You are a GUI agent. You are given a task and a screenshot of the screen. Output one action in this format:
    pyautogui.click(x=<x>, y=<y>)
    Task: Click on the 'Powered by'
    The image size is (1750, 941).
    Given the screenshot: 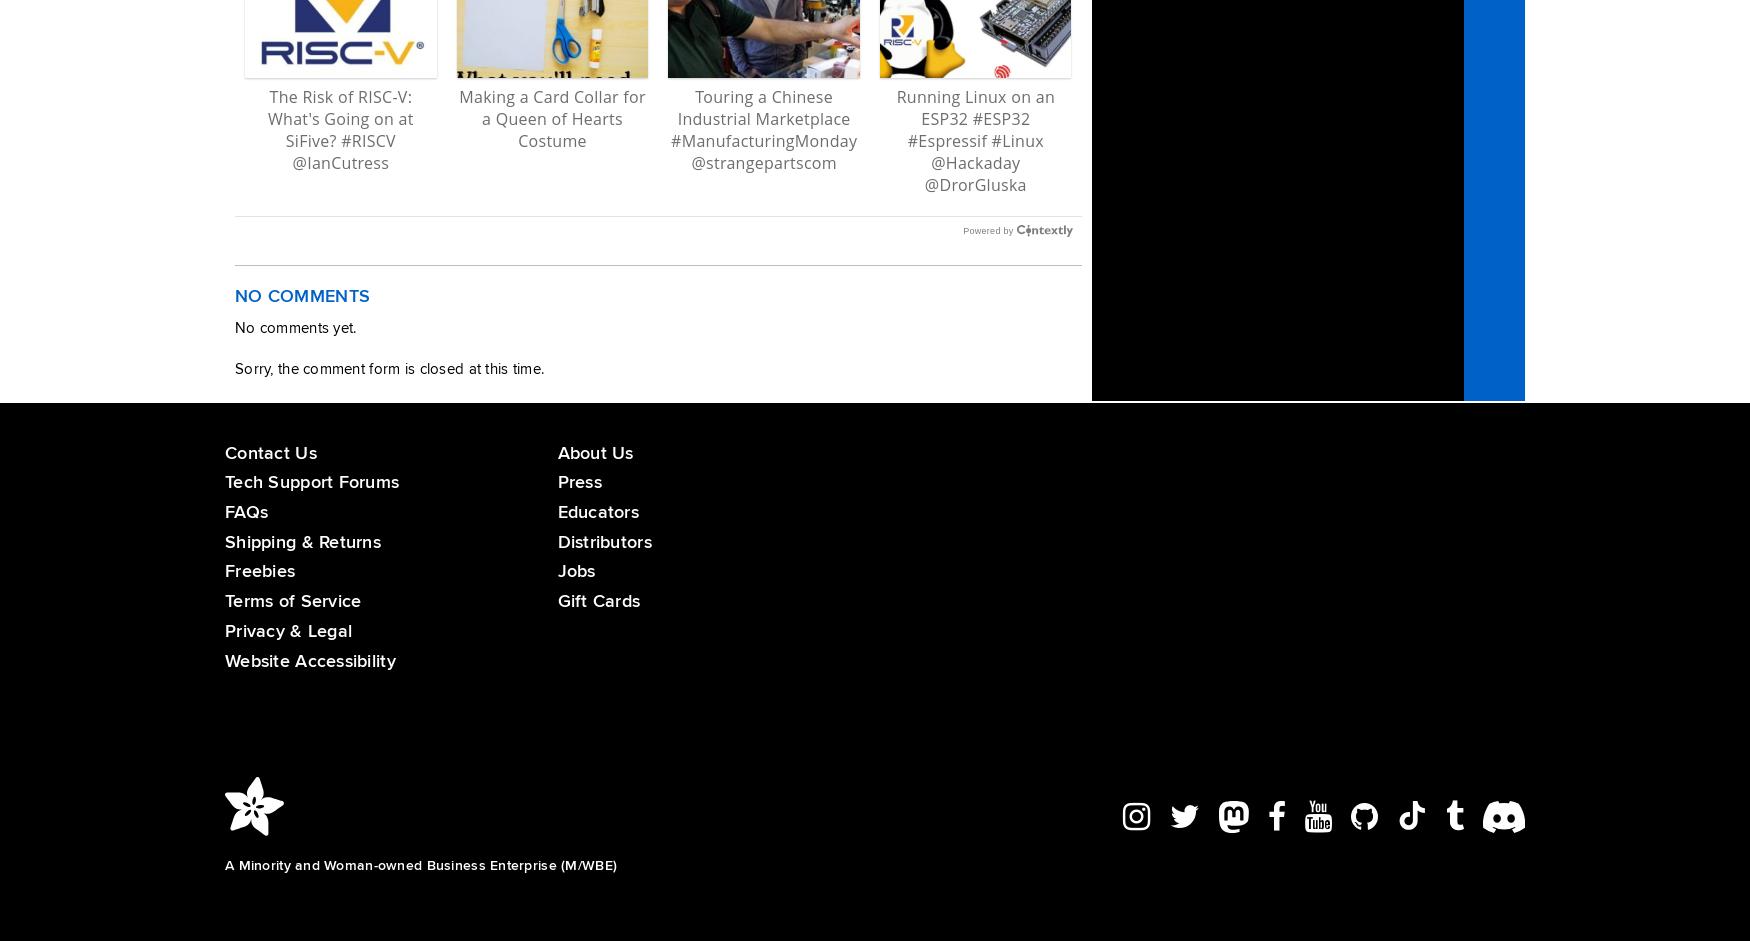 What is the action you would take?
    pyautogui.click(x=988, y=230)
    